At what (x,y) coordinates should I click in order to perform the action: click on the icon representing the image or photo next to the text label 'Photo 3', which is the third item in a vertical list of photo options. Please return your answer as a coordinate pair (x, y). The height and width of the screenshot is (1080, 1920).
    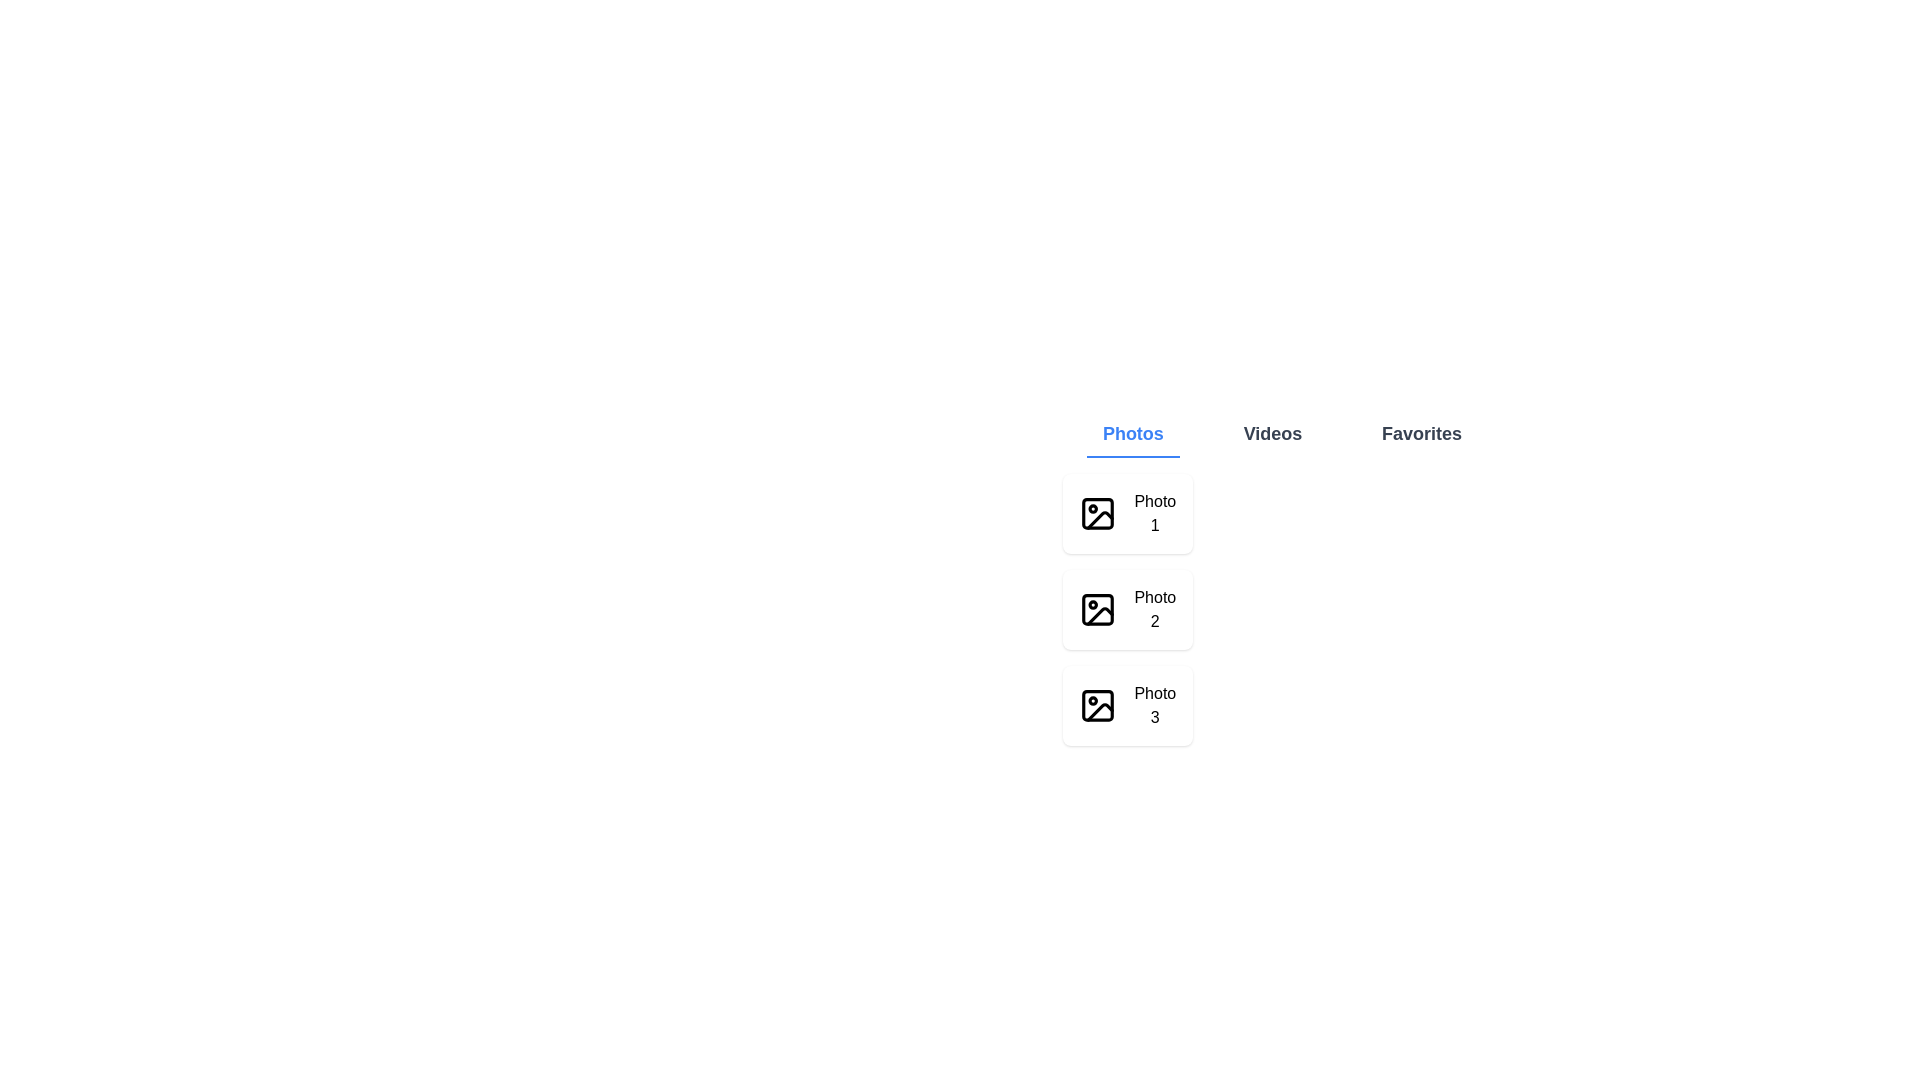
    Looking at the image, I should click on (1097, 704).